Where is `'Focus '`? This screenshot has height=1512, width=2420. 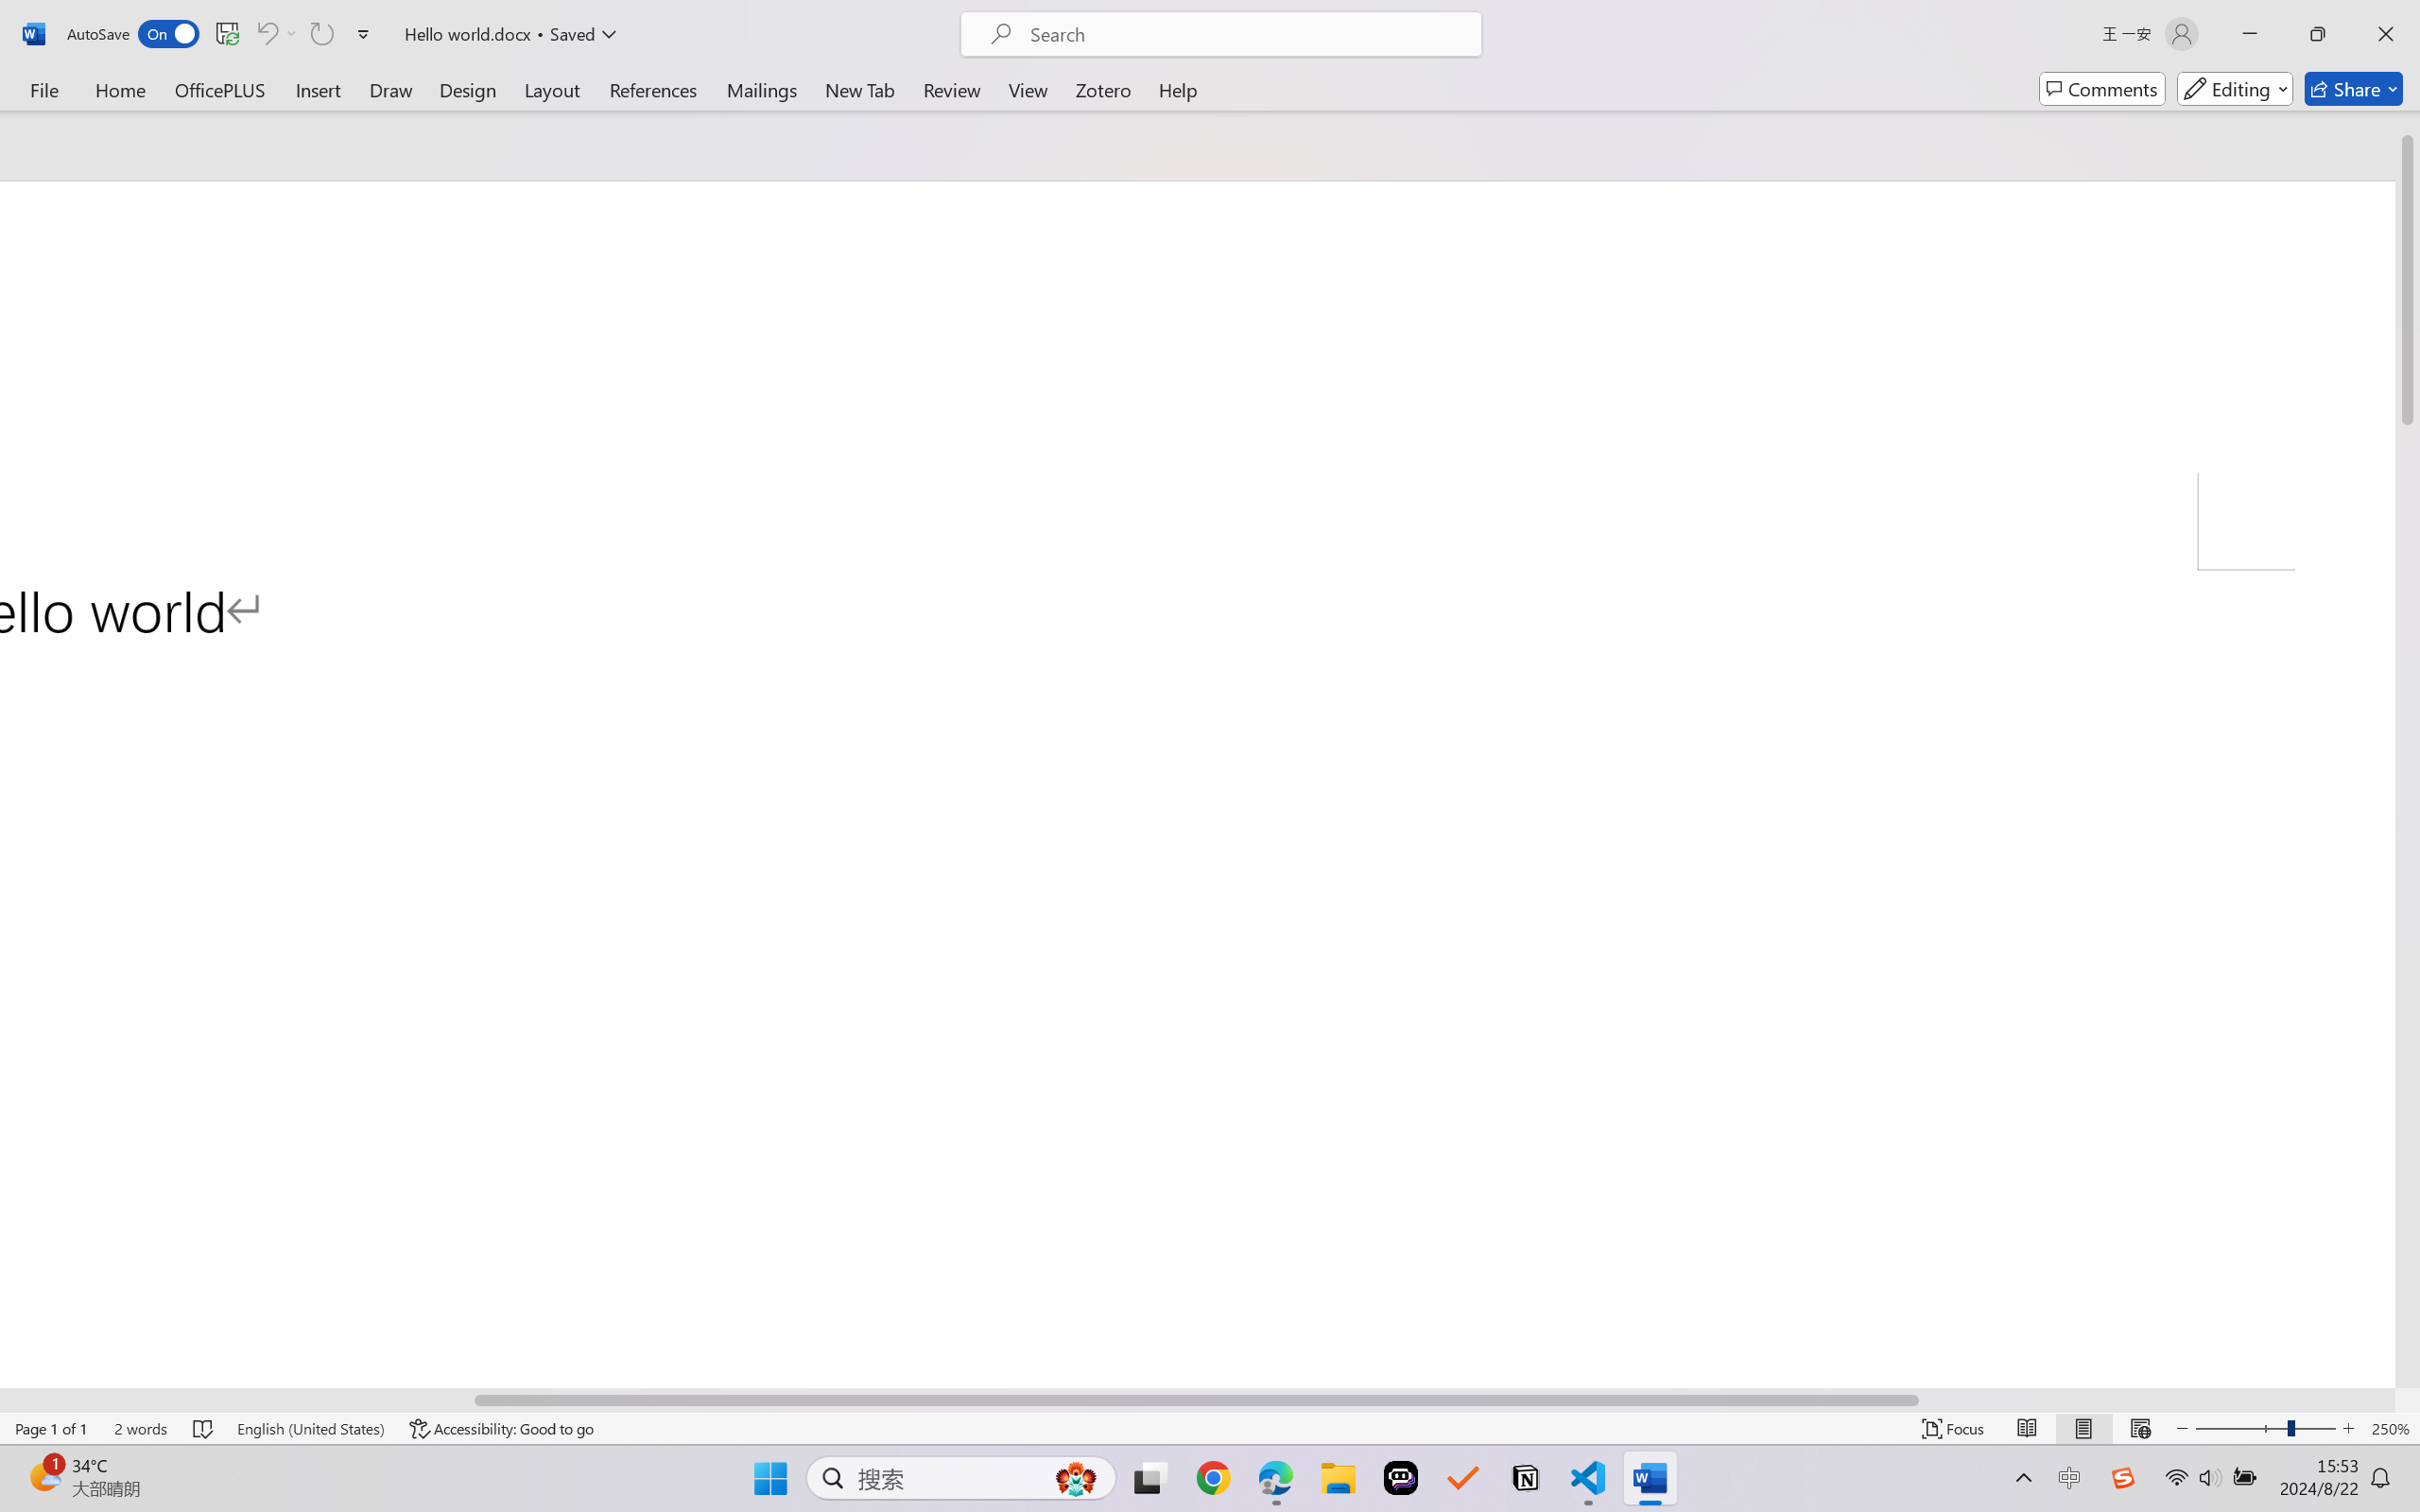
'Focus ' is located at coordinates (1953, 1428).